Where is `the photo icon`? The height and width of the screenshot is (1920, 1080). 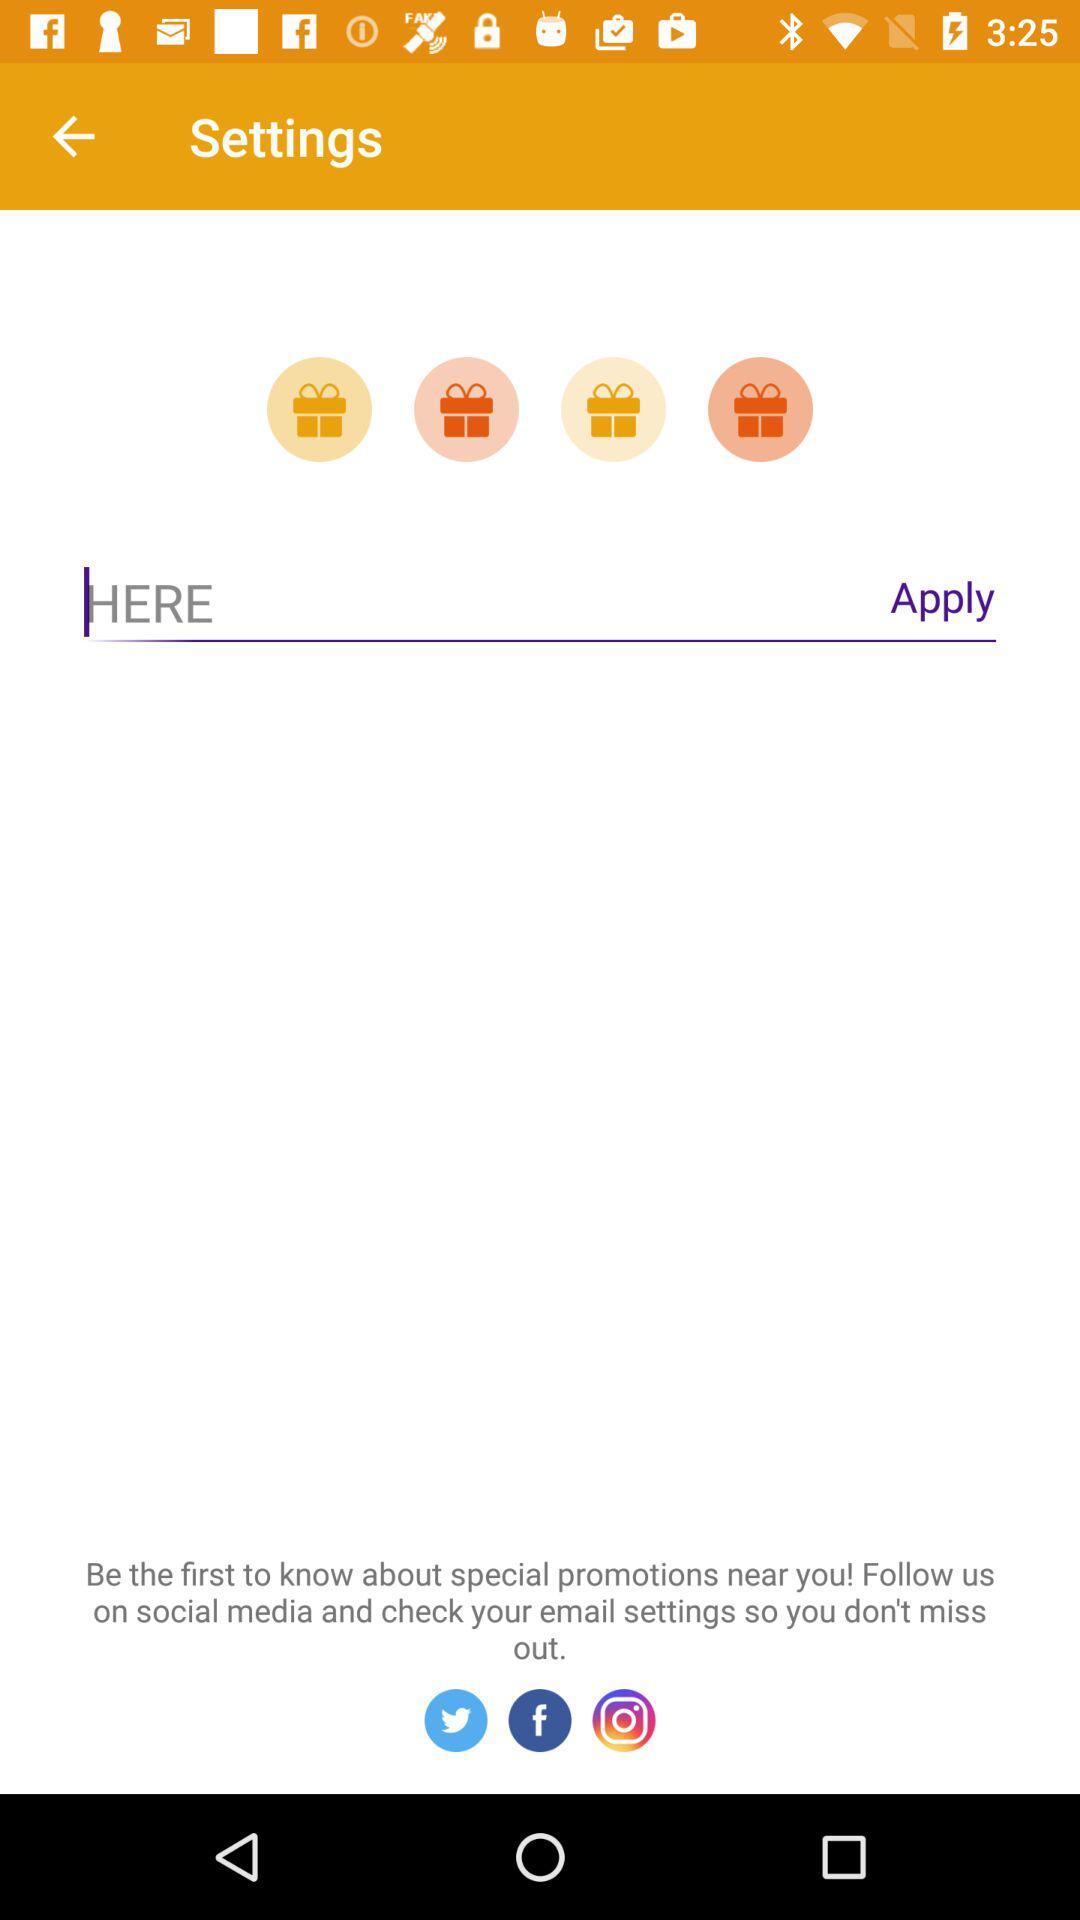
the photo icon is located at coordinates (623, 1719).